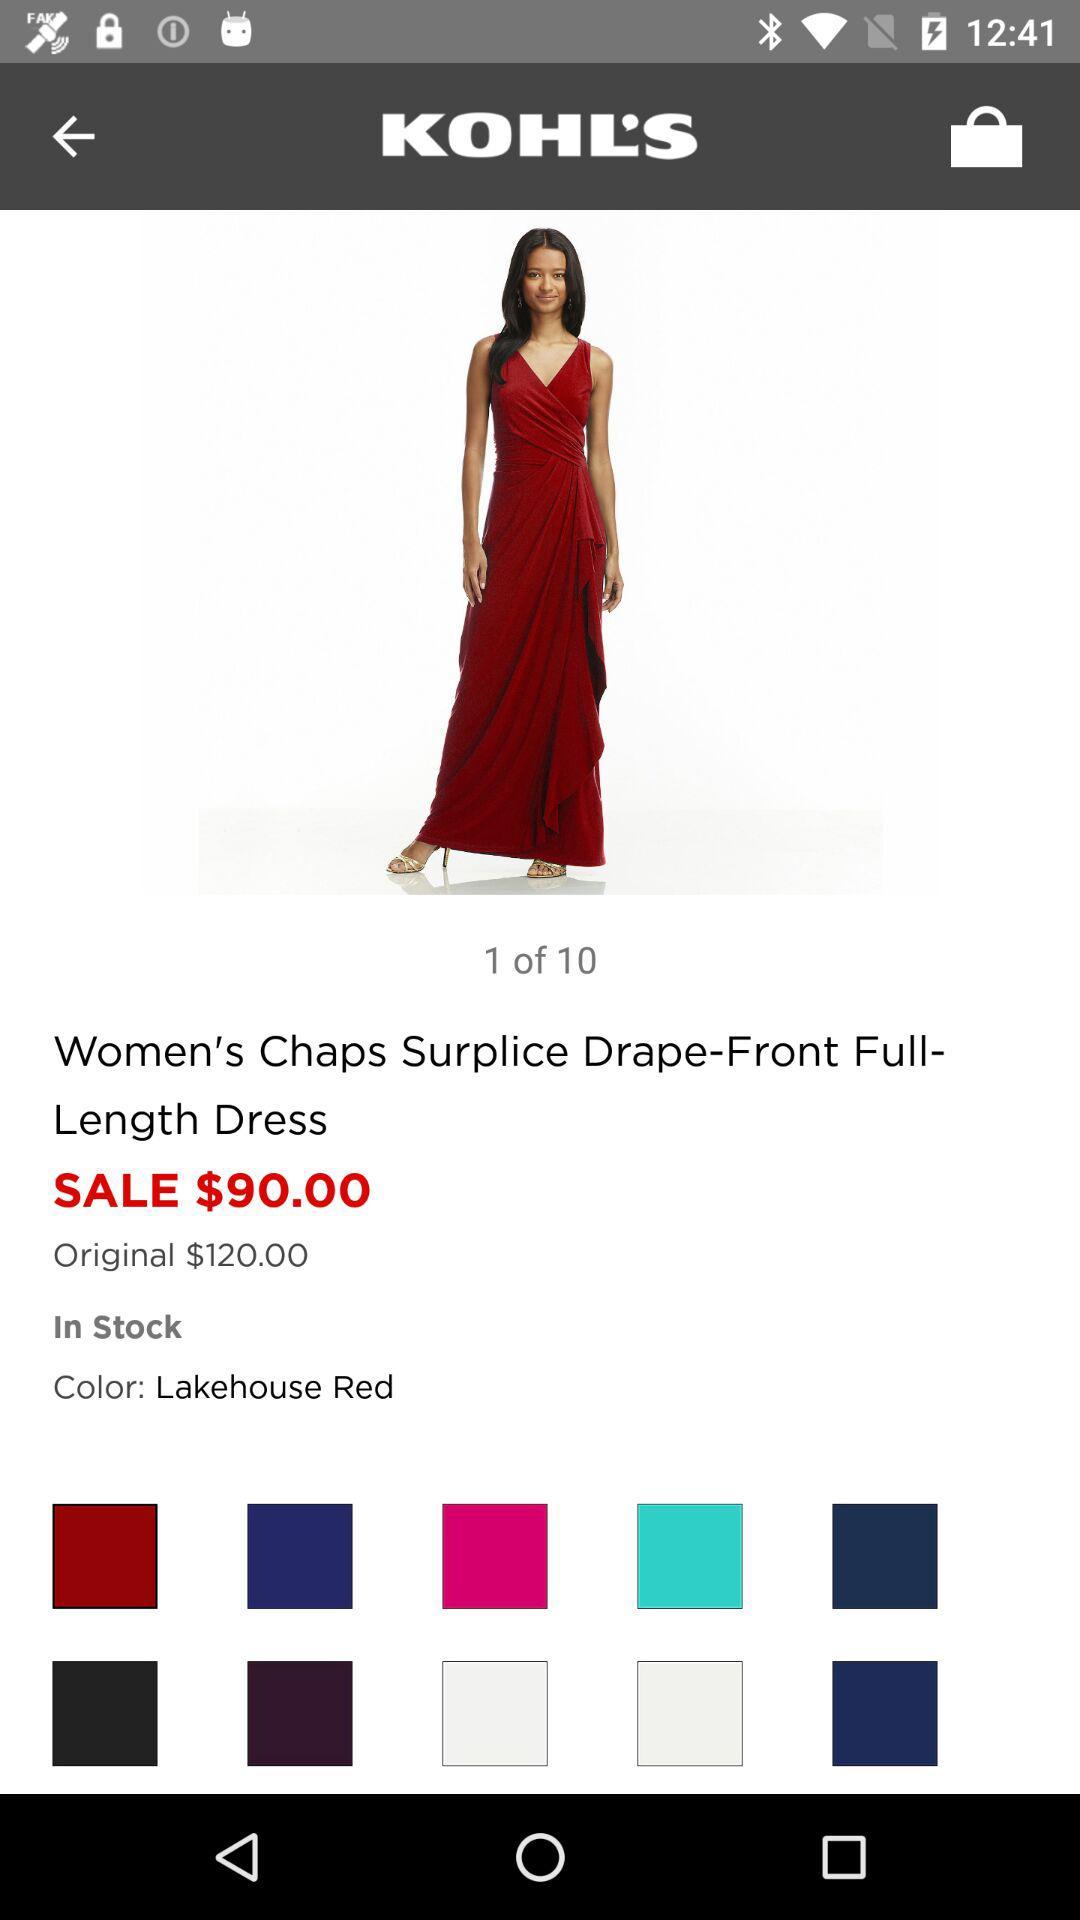 The height and width of the screenshot is (1920, 1080). I want to click on in pink, so click(494, 1555).